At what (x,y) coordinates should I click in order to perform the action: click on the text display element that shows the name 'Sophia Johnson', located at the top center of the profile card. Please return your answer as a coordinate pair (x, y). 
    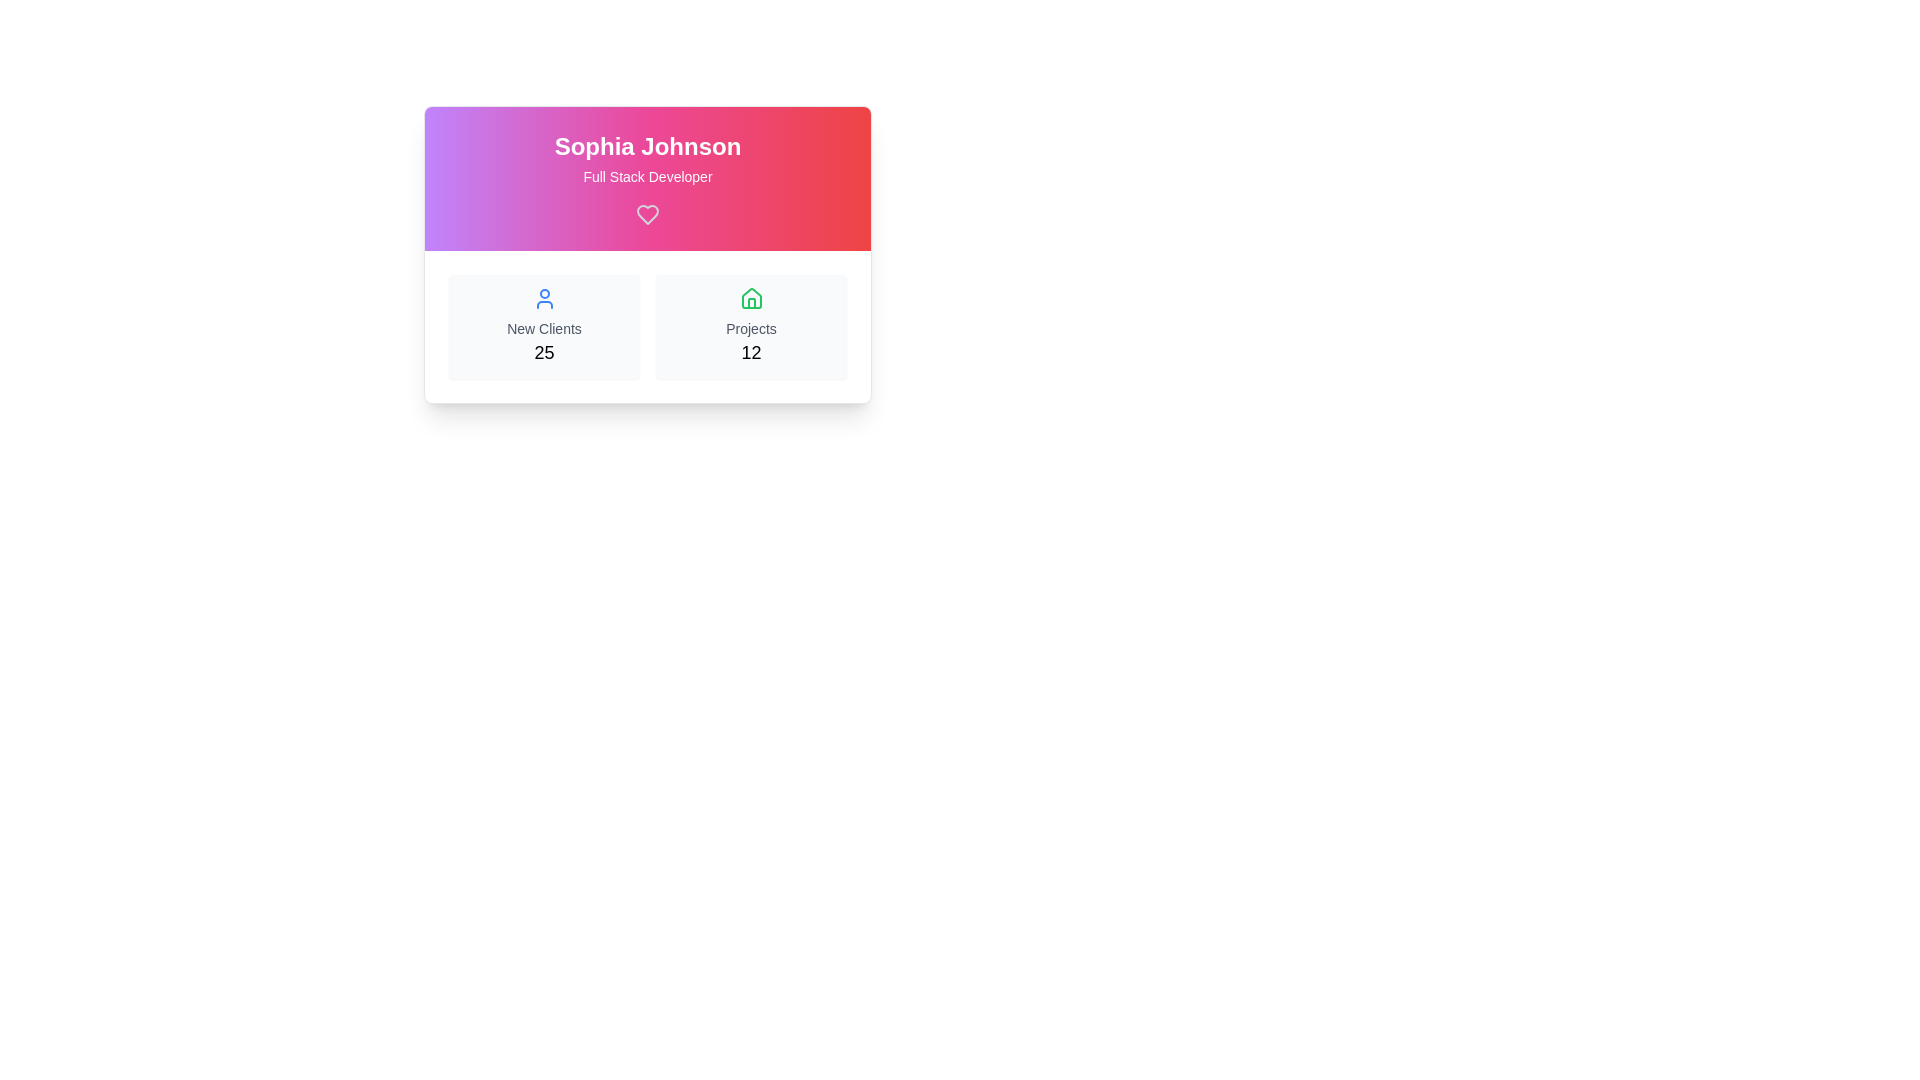
    Looking at the image, I should click on (648, 145).